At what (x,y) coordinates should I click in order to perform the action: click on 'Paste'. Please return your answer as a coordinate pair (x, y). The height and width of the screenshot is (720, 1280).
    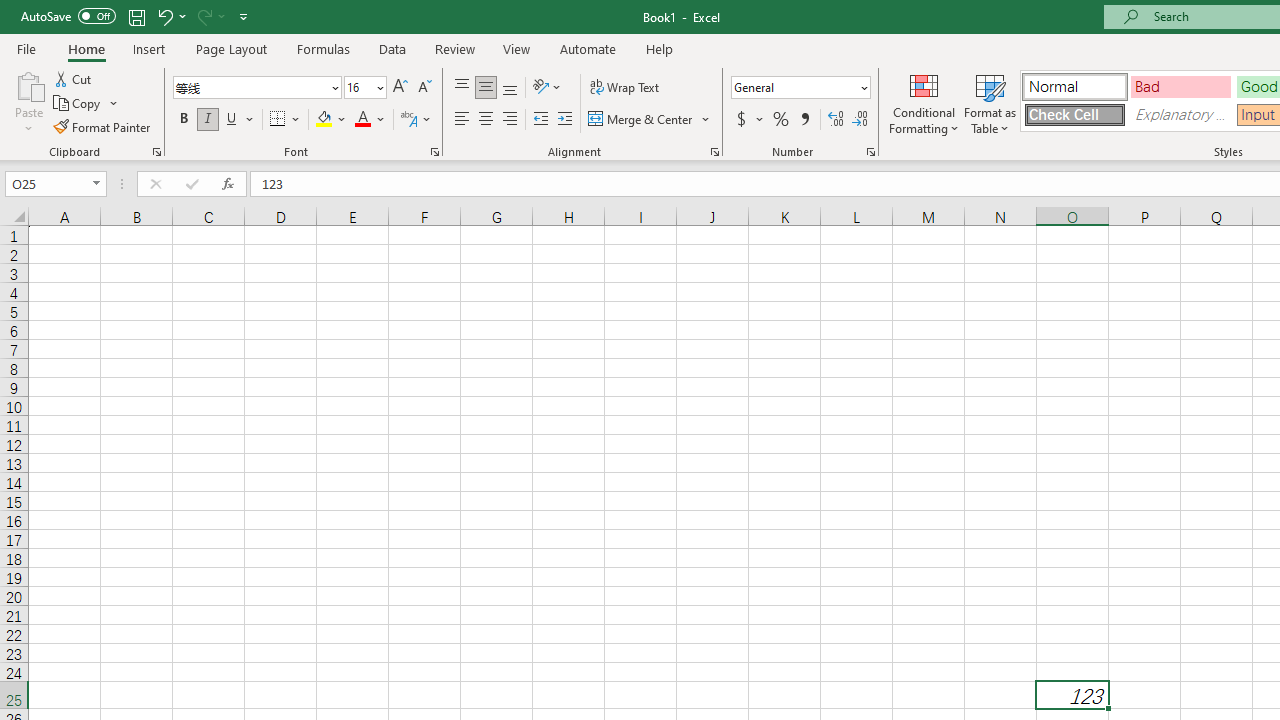
    Looking at the image, I should click on (28, 103).